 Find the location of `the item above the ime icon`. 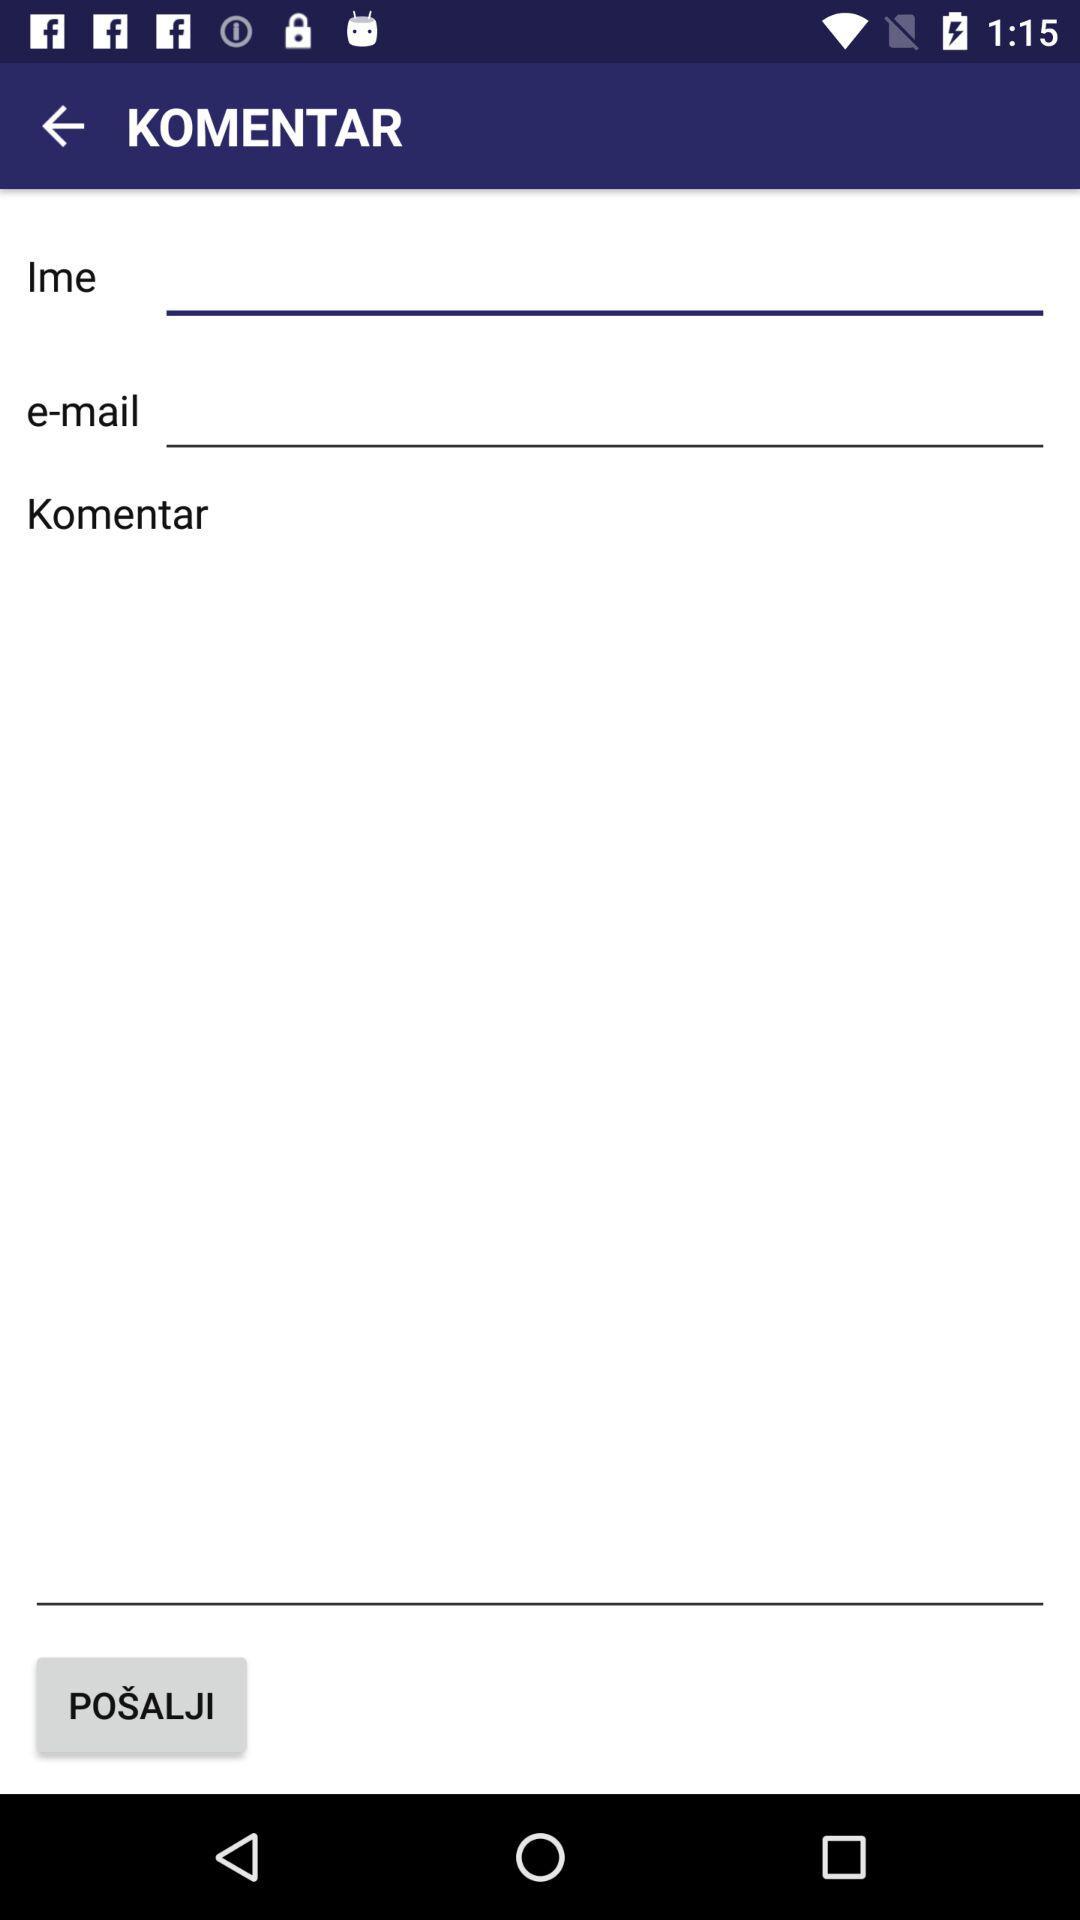

the item above the ime icon is located at coordinates (61, 124).